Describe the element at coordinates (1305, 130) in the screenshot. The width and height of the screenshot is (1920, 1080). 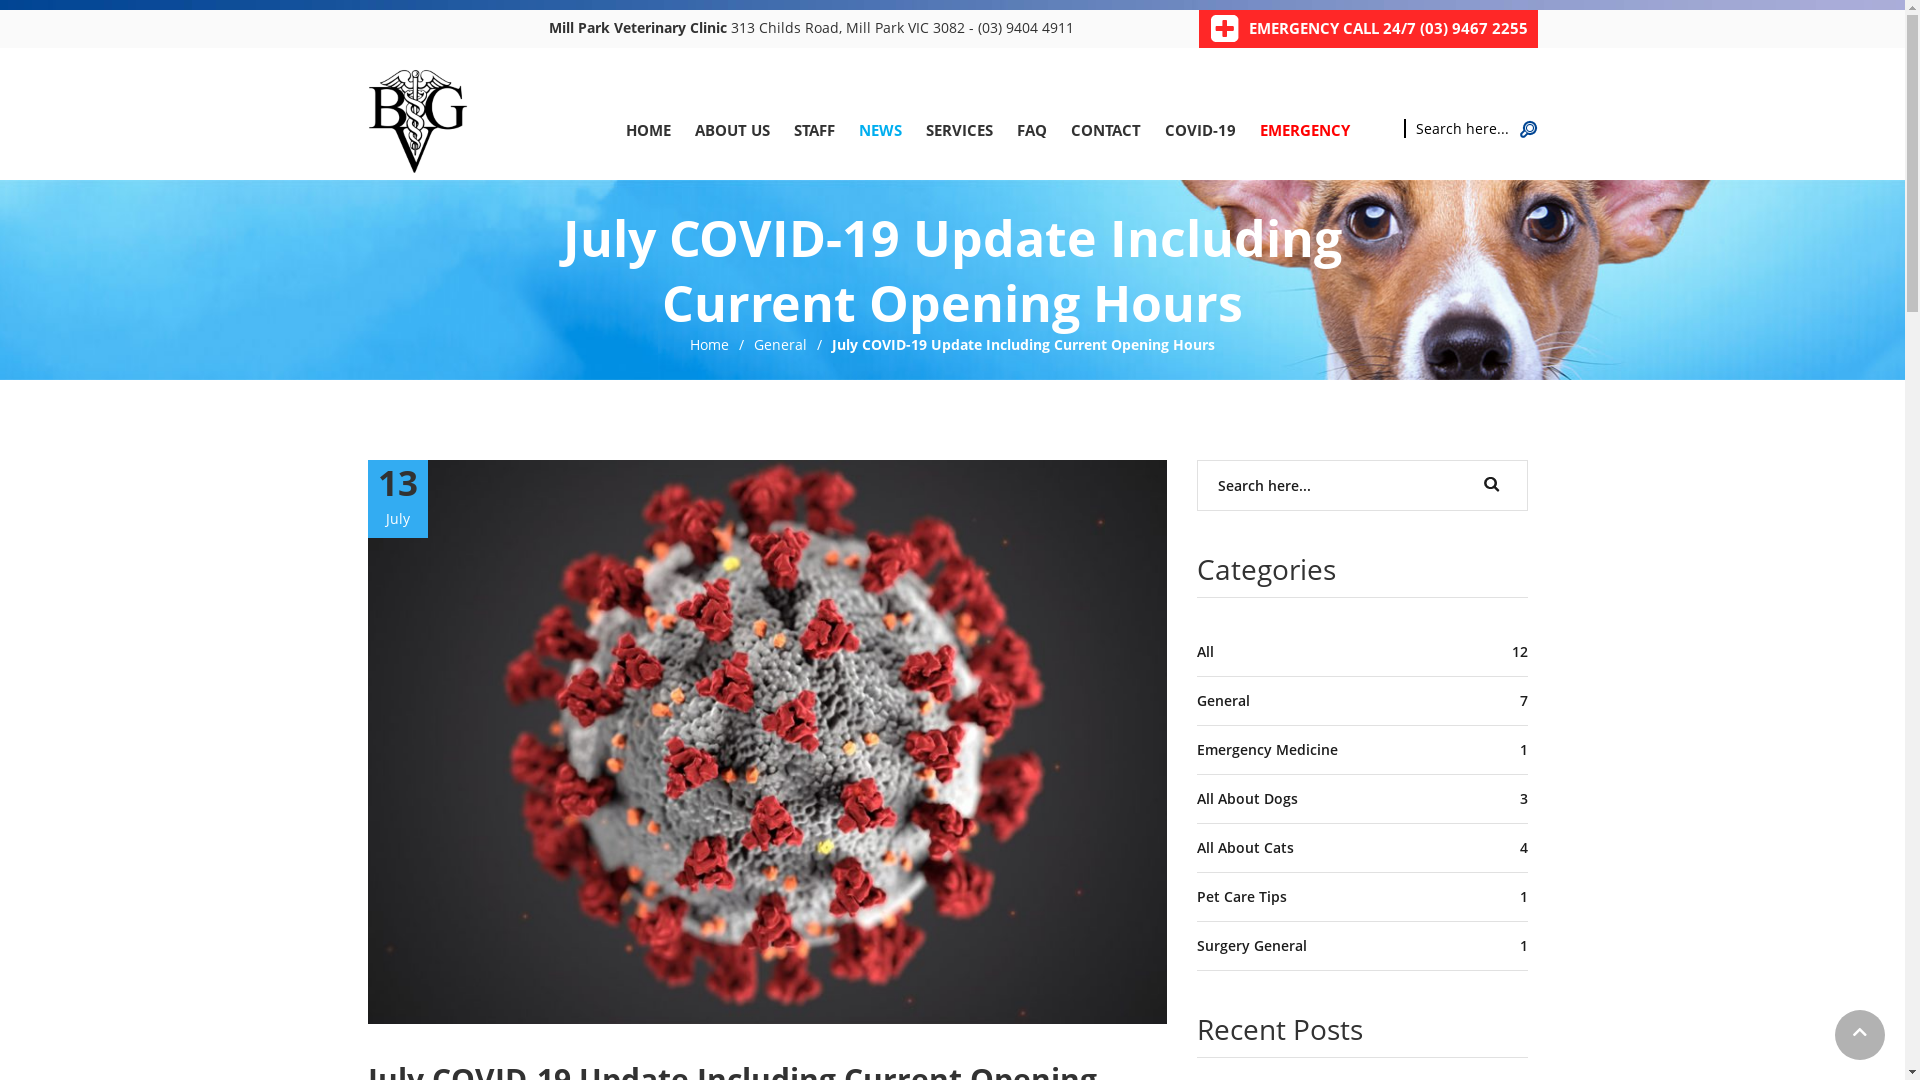
I see `'EMERGENCY'` at that location.